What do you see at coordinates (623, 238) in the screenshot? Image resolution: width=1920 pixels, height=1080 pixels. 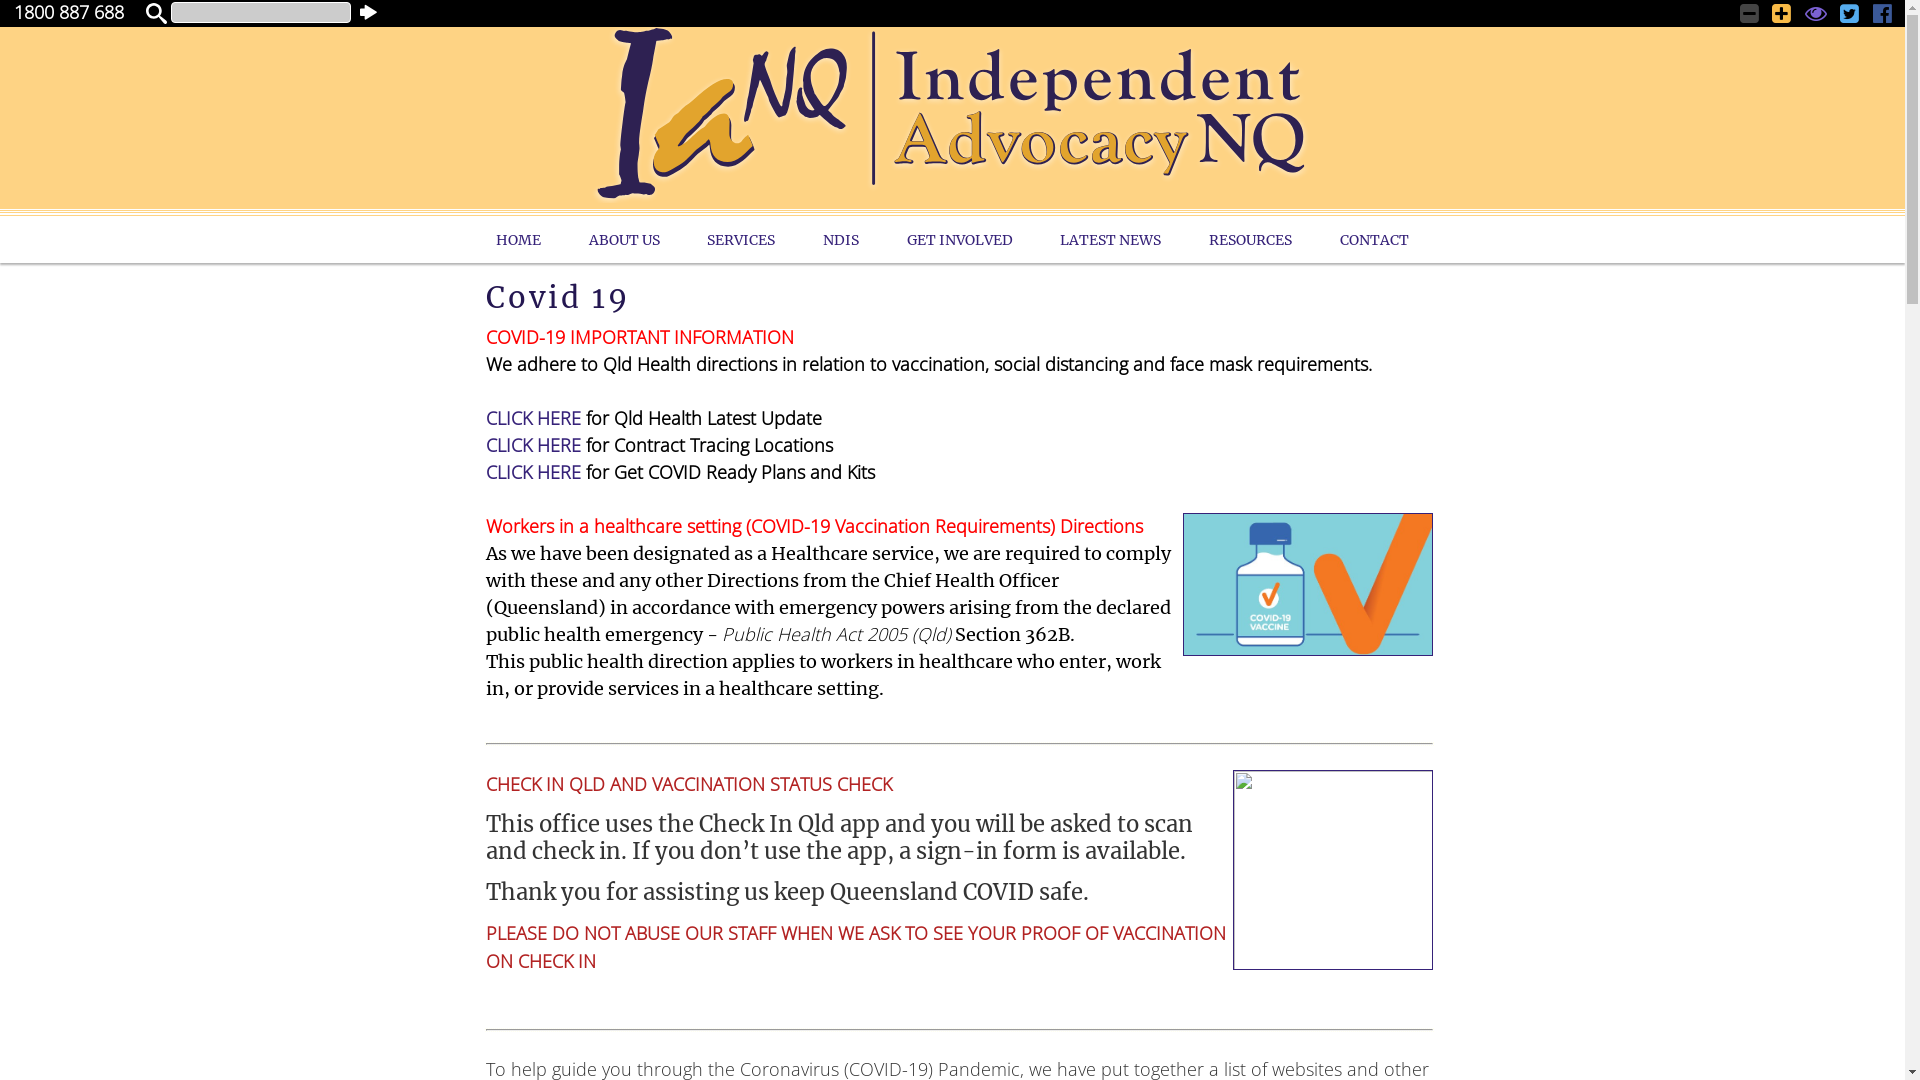 I see `'ABOUT US'` at bounding box center [623, 238].